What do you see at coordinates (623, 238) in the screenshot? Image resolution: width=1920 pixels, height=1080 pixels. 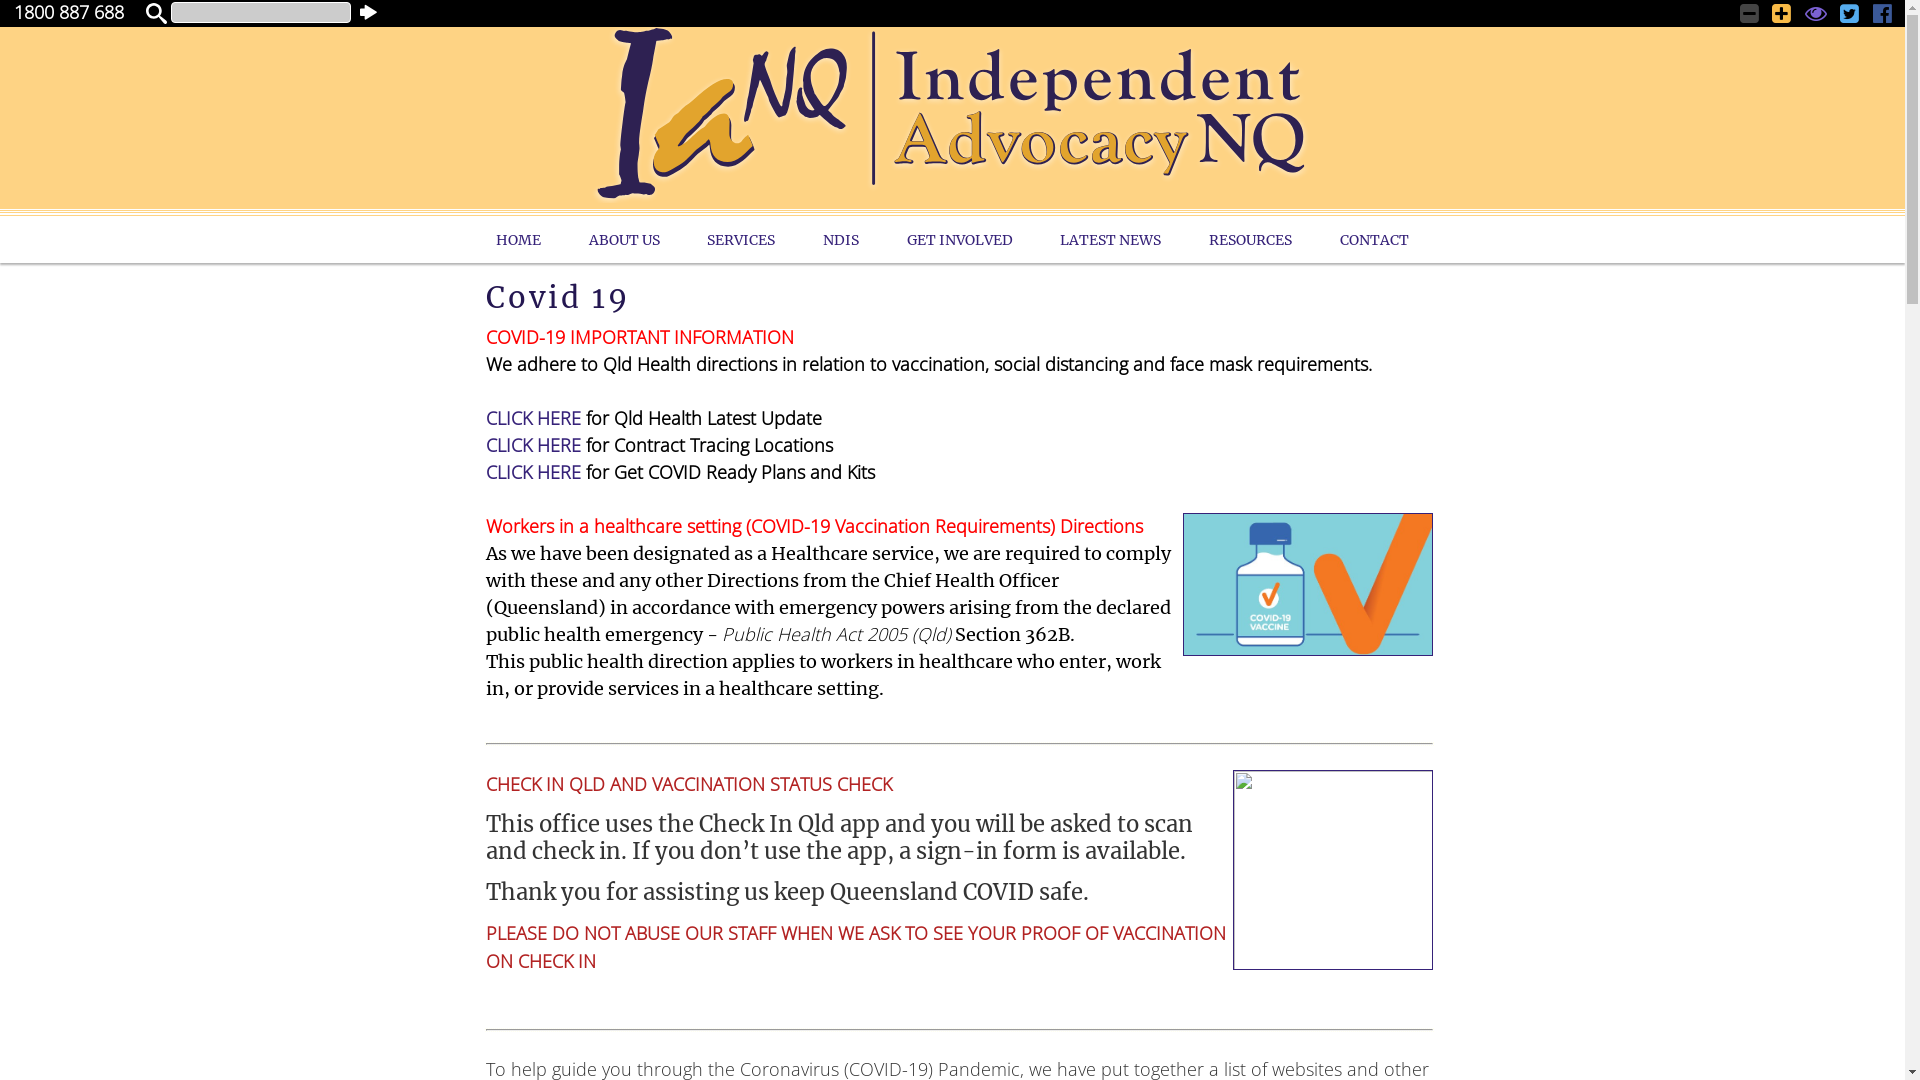 I see `'ABOUT US'` at bounding box center [623, 238].